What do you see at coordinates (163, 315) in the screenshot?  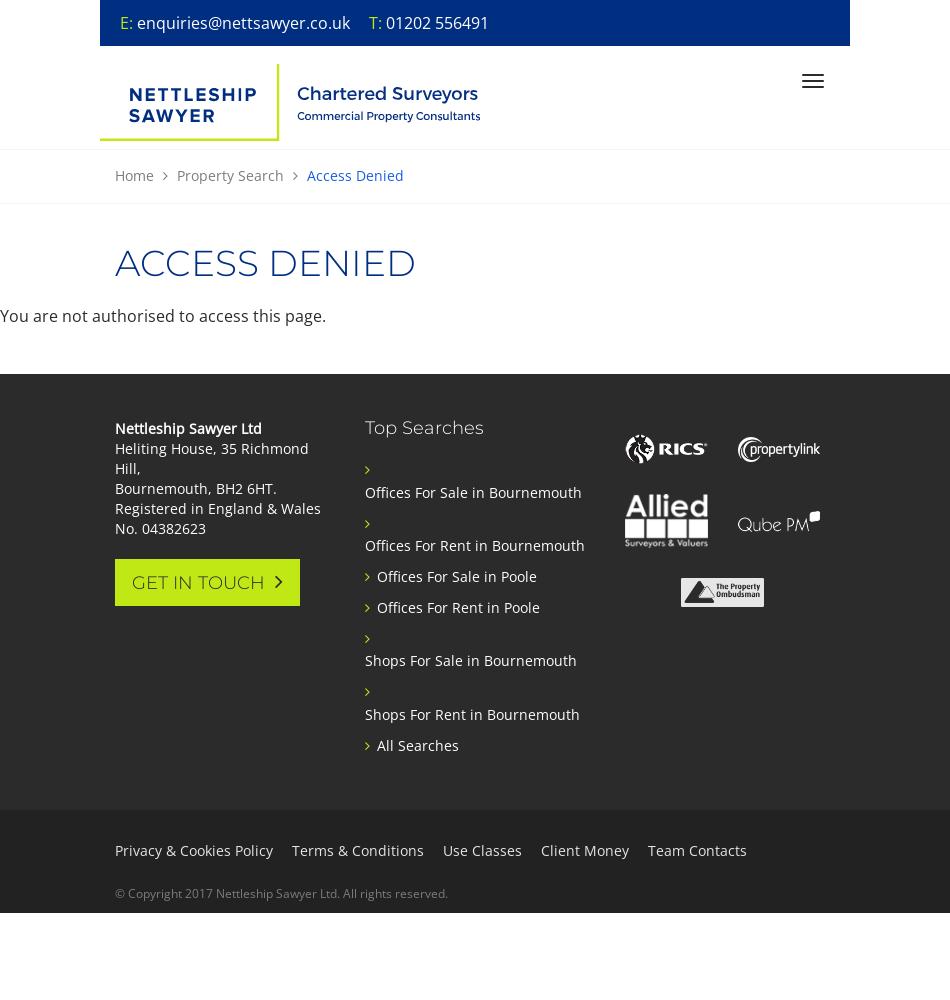 I see `'You are not authorised to access this page.'` at bounding box center [163, 315].